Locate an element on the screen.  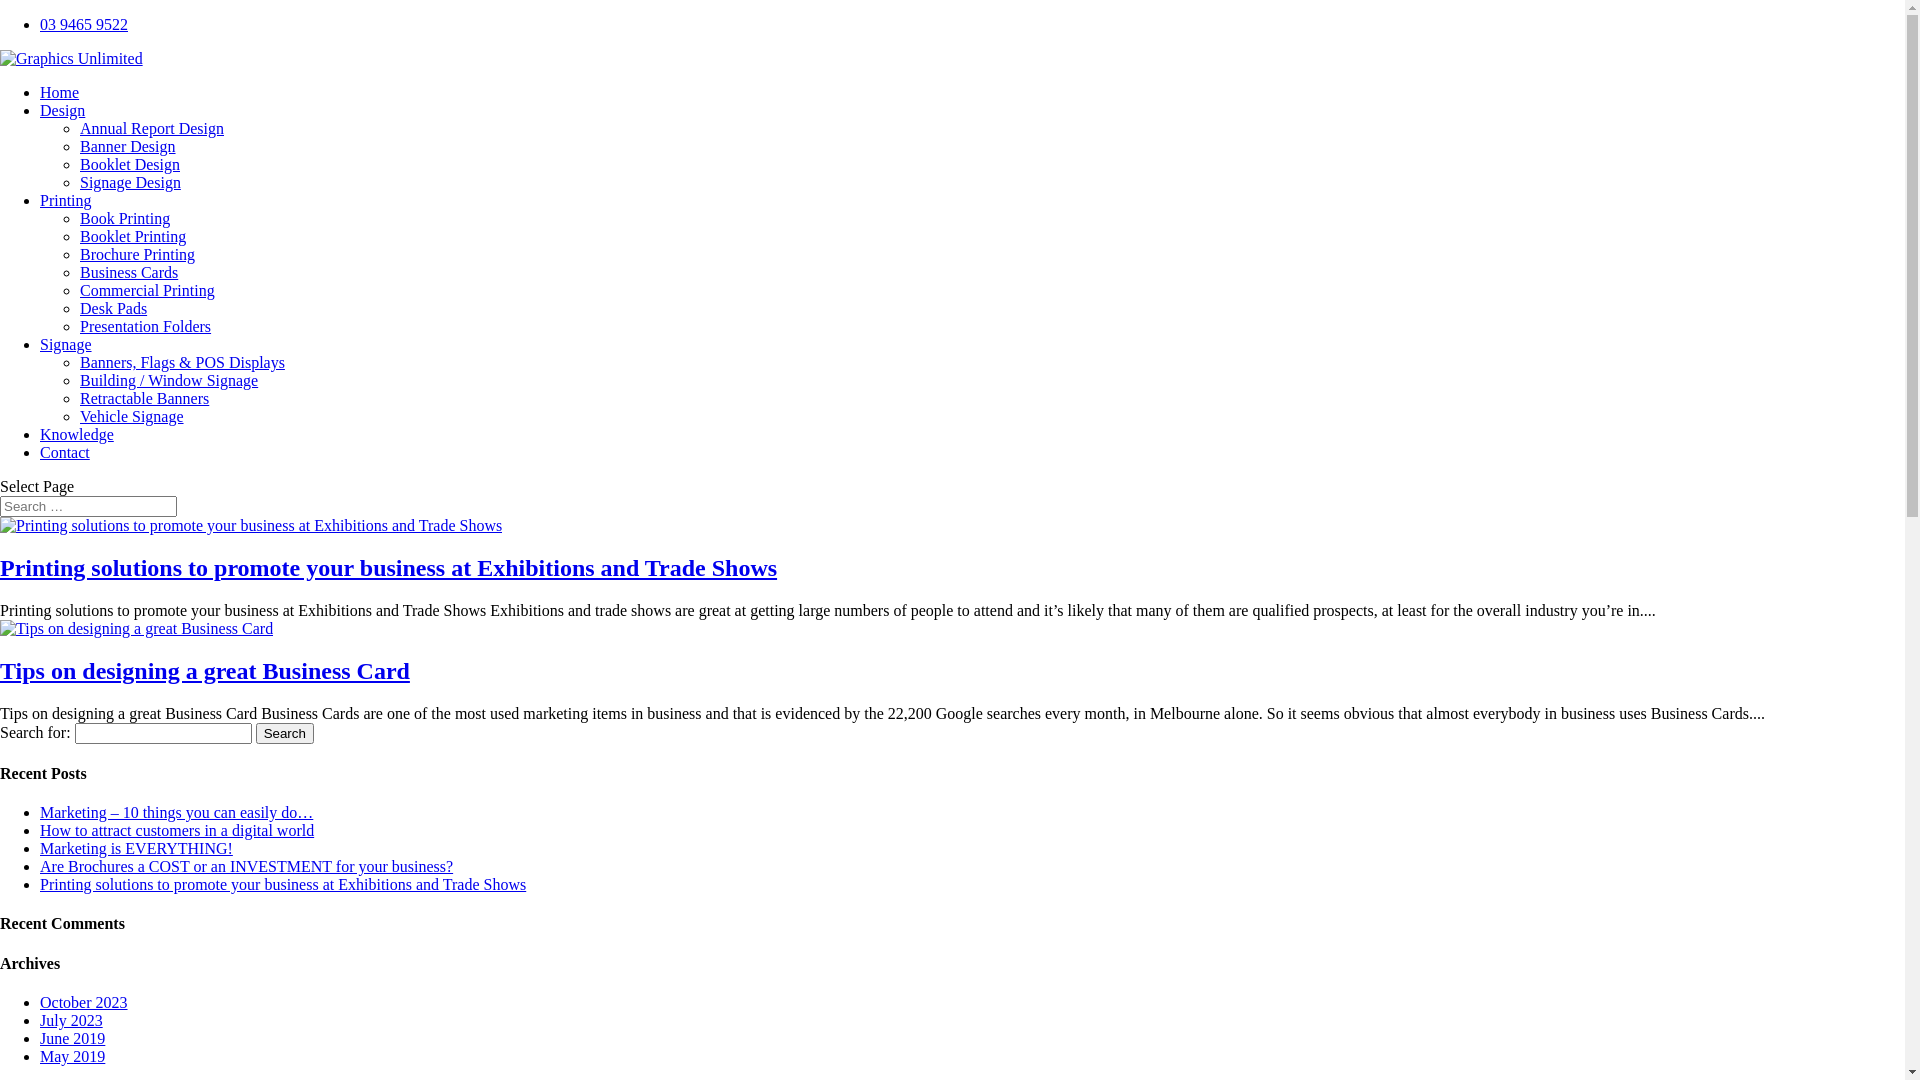
'Desk Pads' is located at coordinates (112, 308).